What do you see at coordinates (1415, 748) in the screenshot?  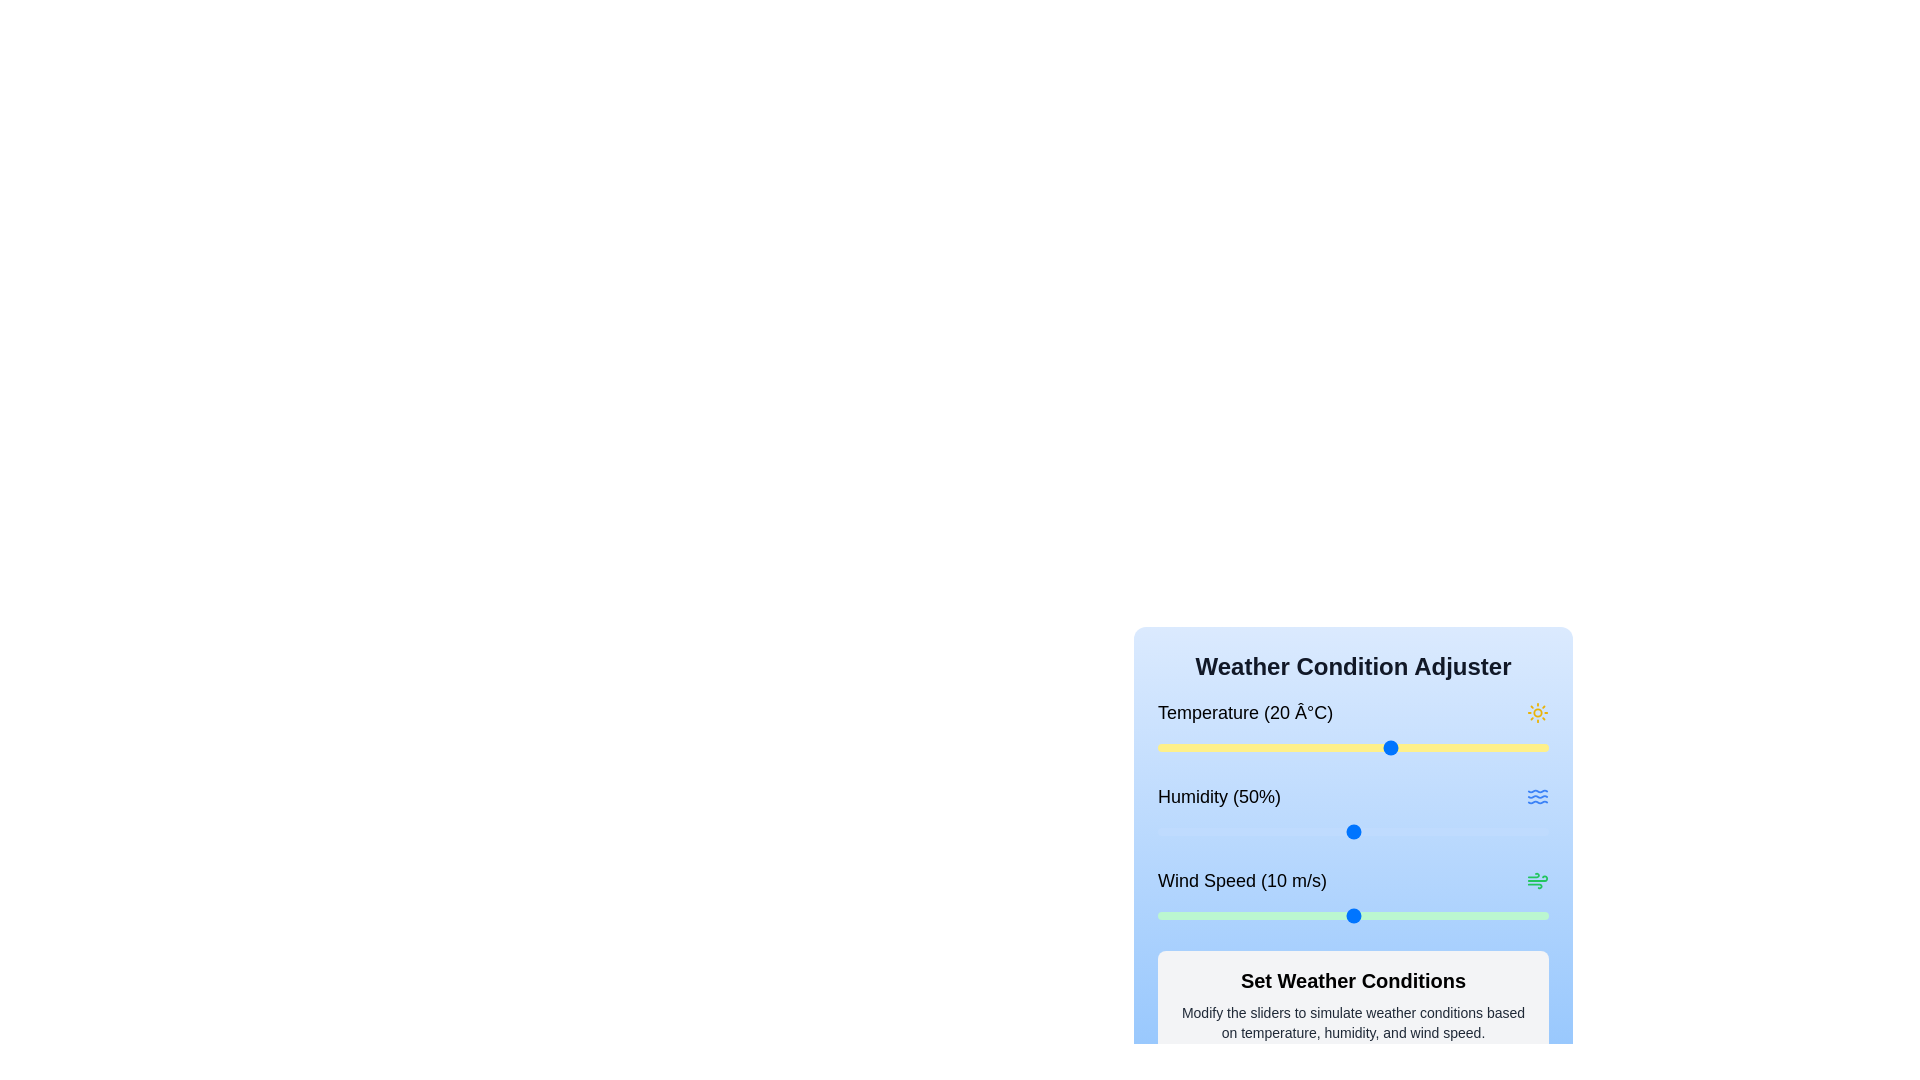 I see `the temperature slider to set the temperature to 23 degrees Celsius` at bounding box center [1415, 748].